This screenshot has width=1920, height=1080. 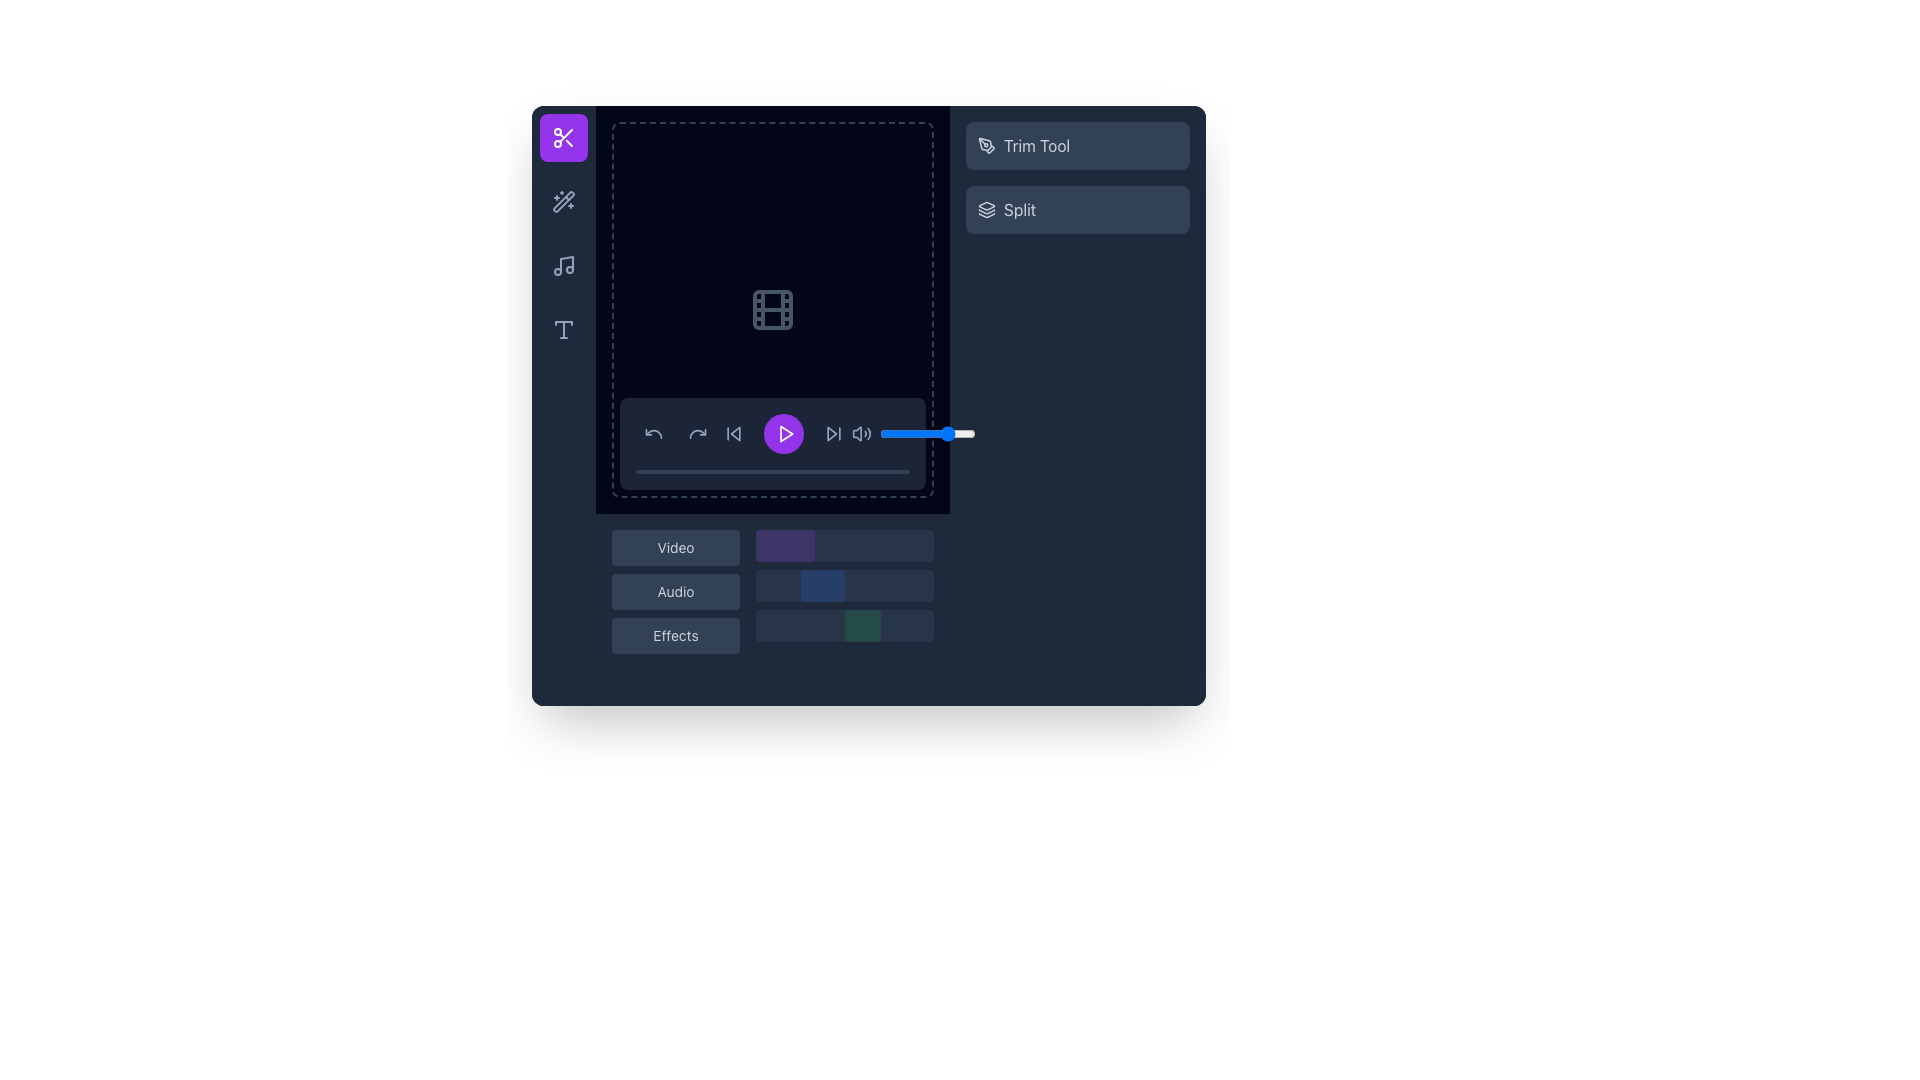 I want to click on the control panel toolbar located at the bottom of the interface, so click(x=771, y=442).